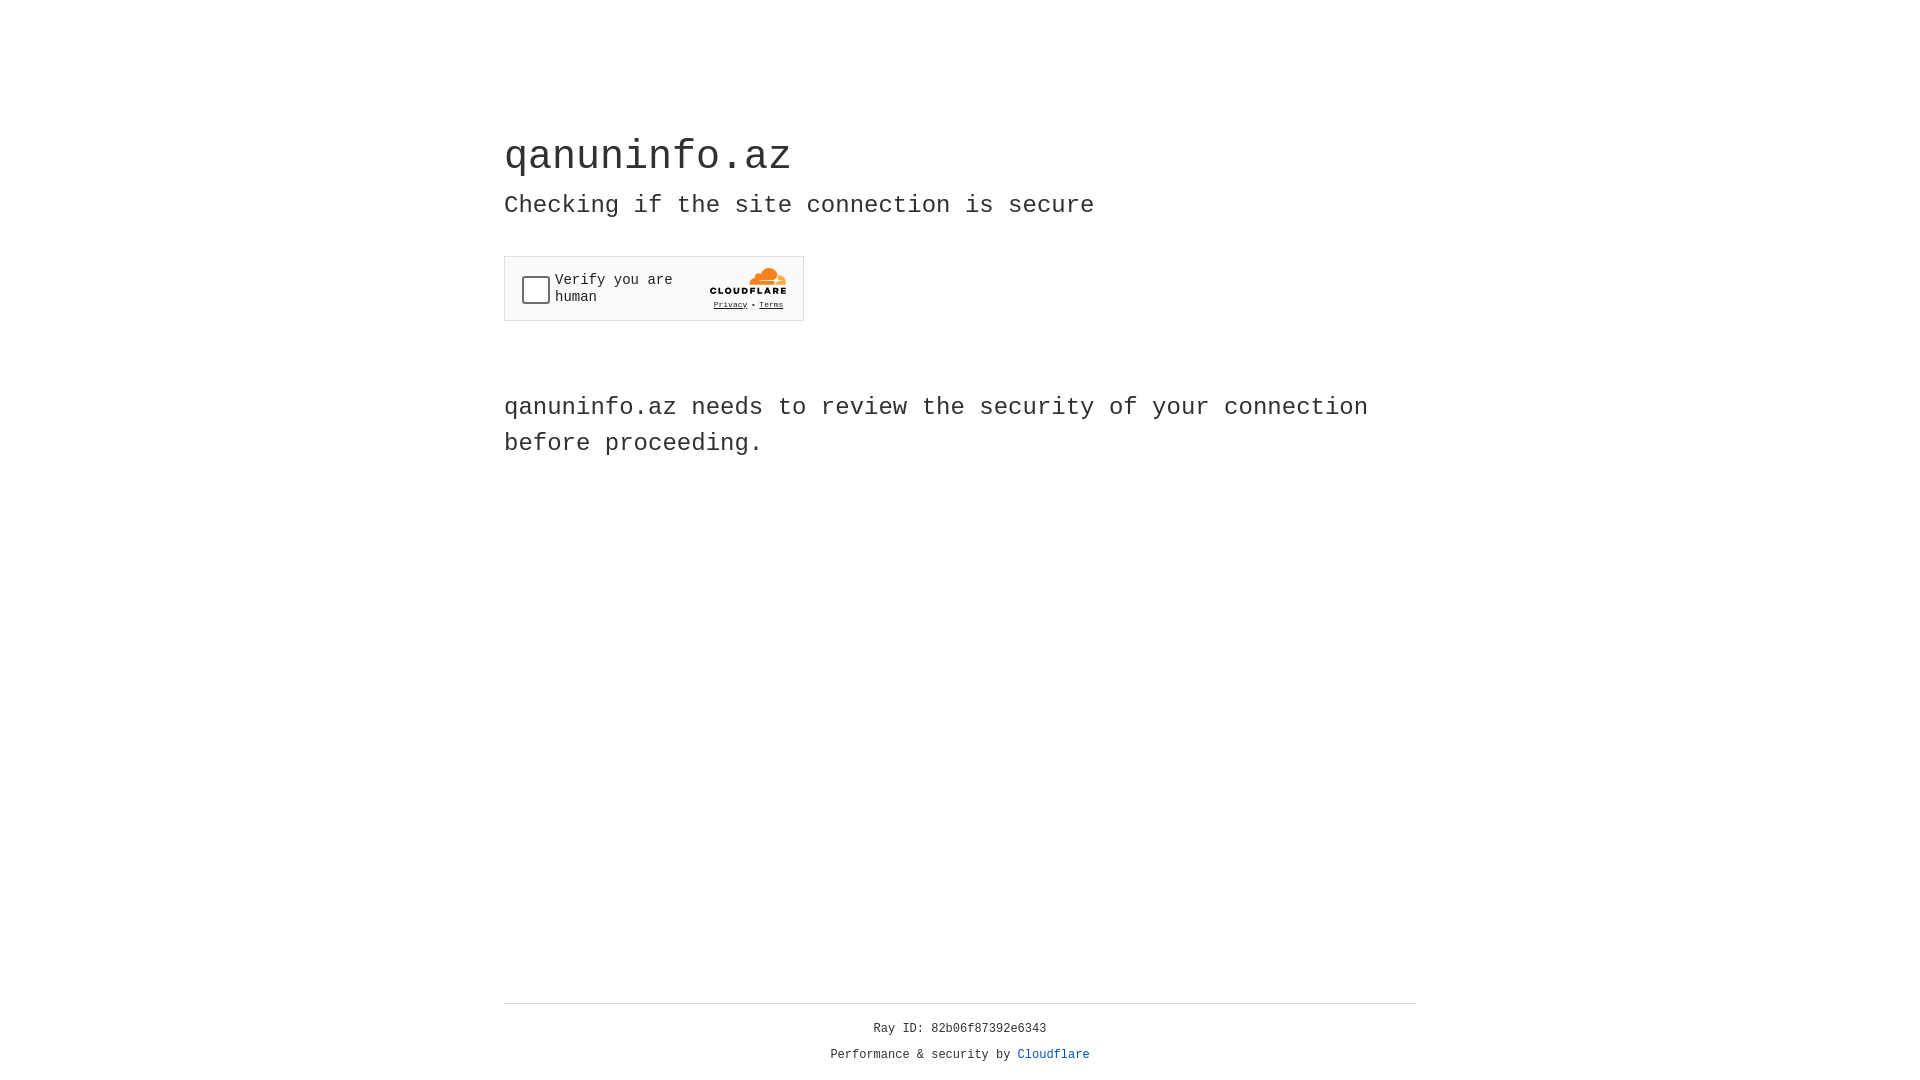 The image size is (1920, 1080). What do you see at coordinates (1053, 1054) in the screenshot?
I see `'Cloudflare'` at bounding box center [1053, 1054].